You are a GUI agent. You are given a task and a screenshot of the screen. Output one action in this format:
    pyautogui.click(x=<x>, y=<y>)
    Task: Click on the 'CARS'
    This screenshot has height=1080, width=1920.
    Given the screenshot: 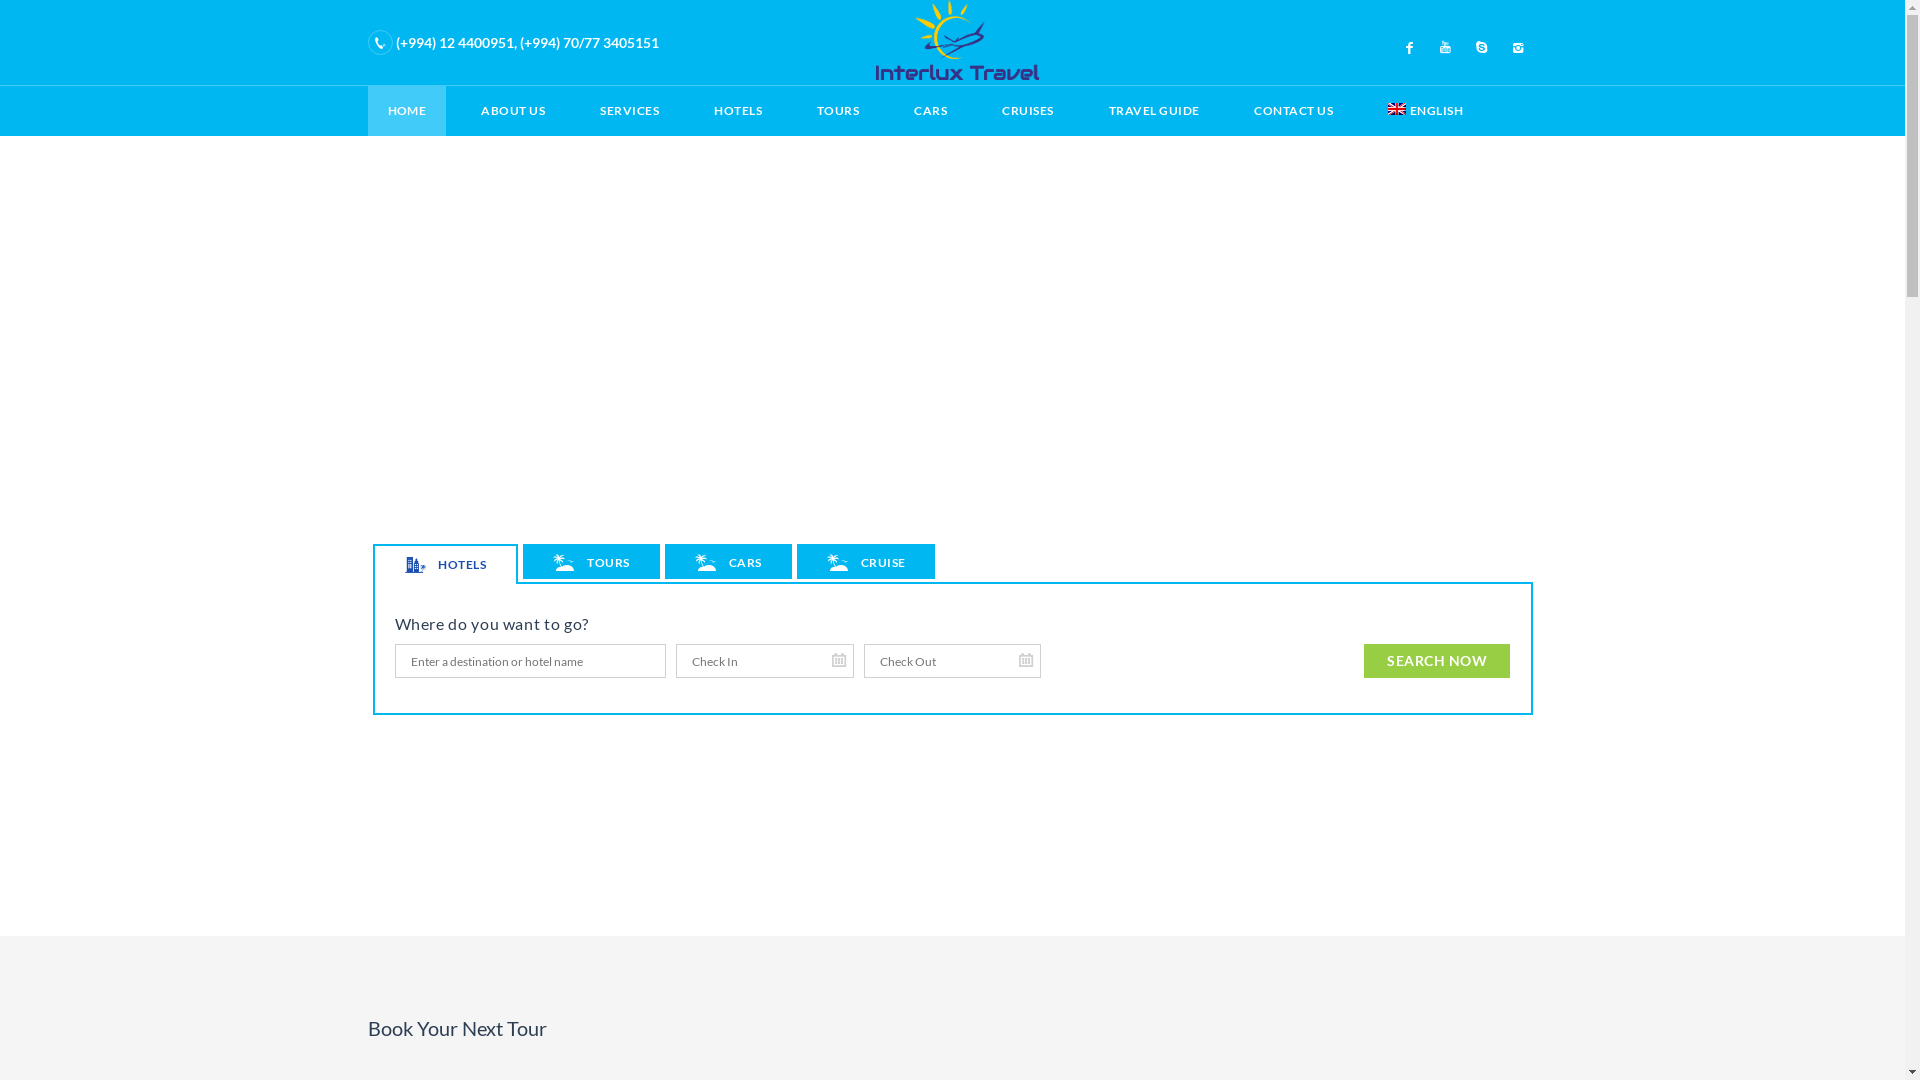 What is the action you would take?
    pyautogui.click(x=727, y=561)
    